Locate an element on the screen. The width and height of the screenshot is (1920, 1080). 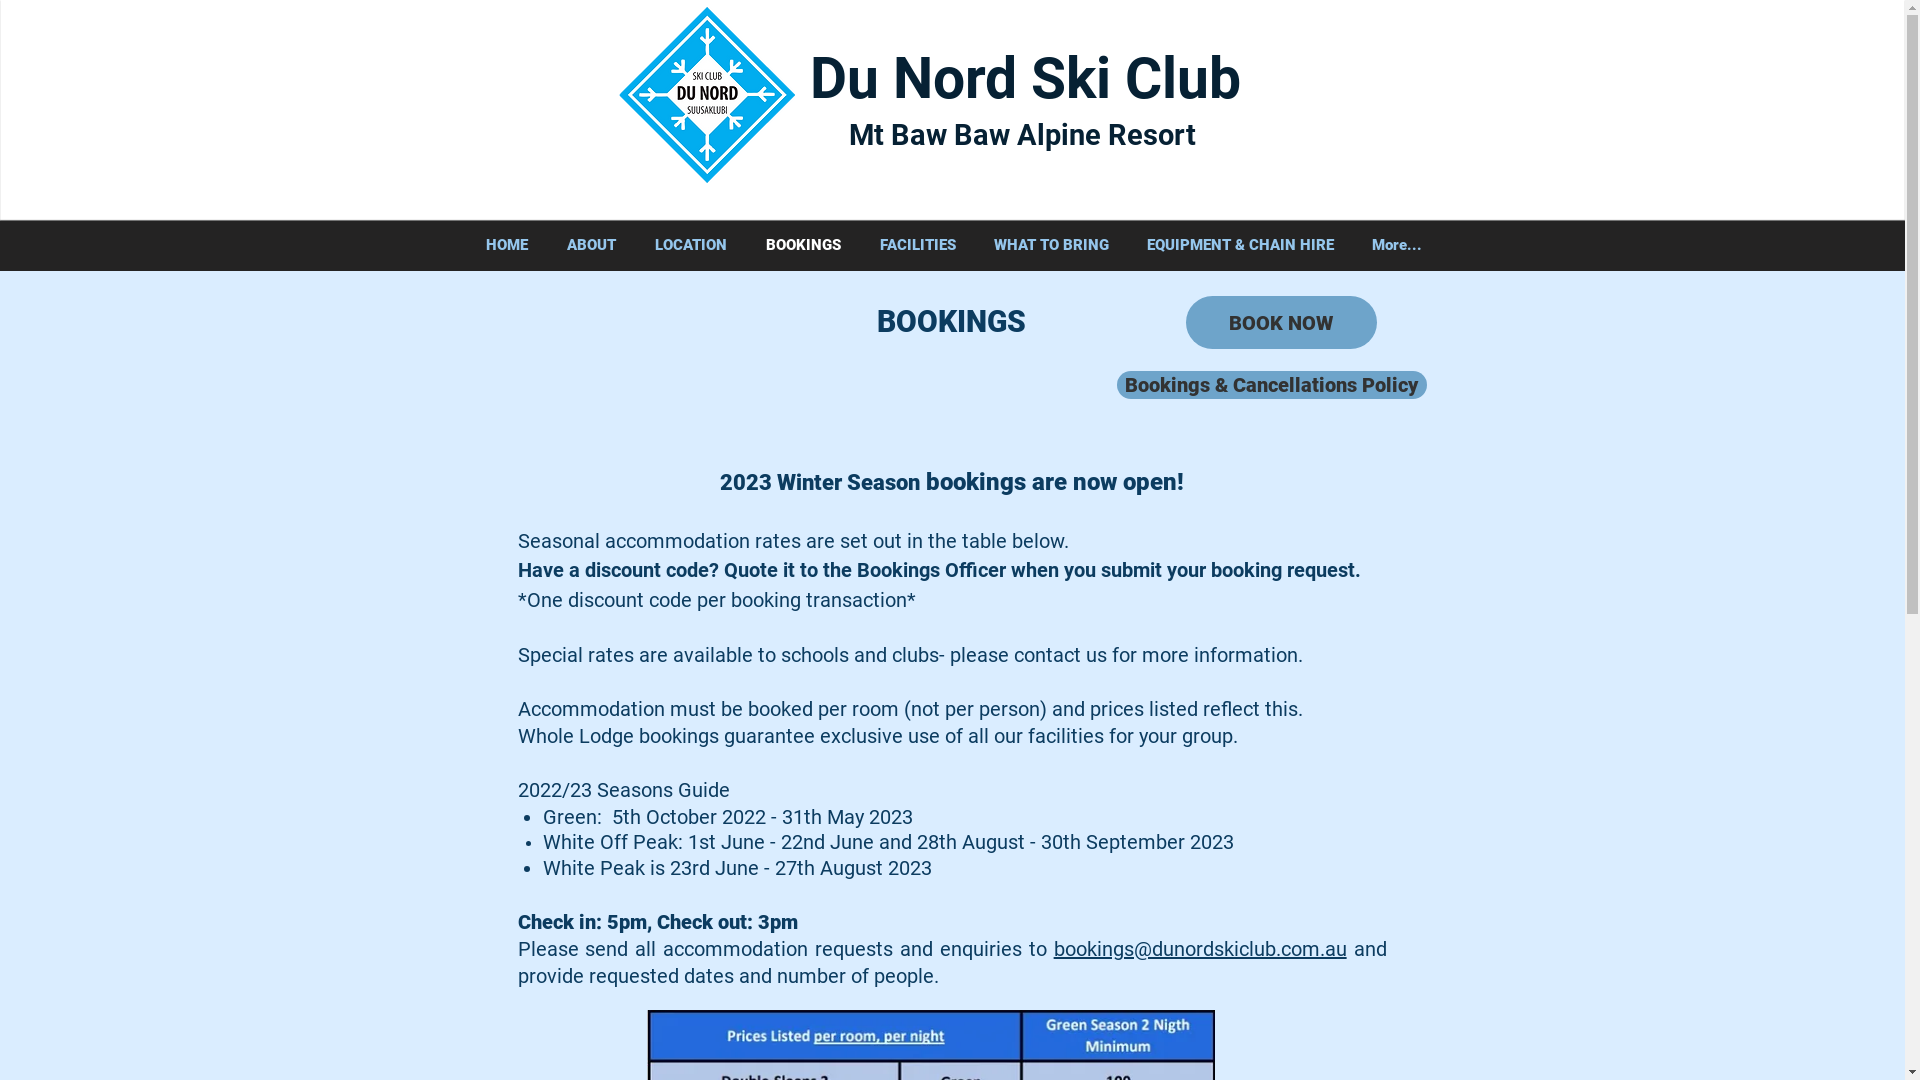
'EQUIPMENT & CHAIN HIRE' is located at coordinates (1239, 244).